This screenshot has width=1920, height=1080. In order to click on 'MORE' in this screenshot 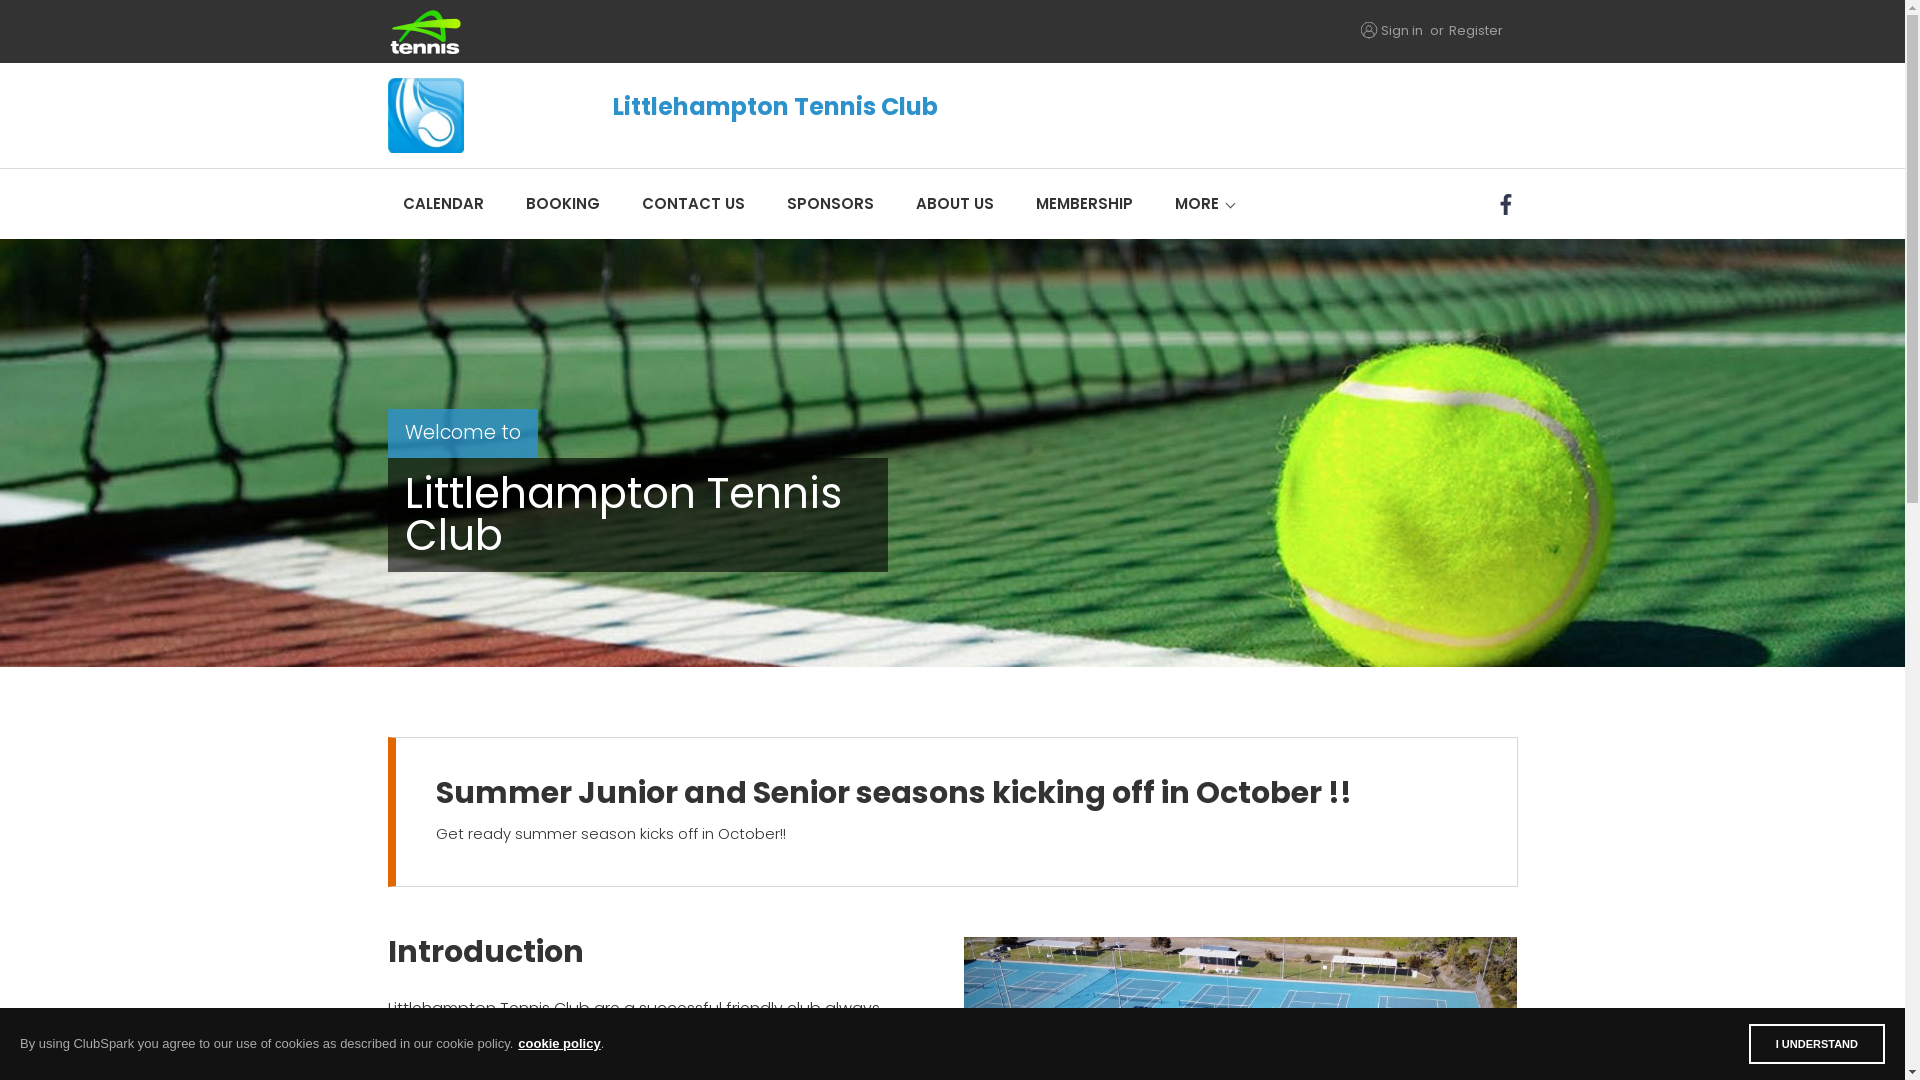, I will do `click(1196, 204)`.